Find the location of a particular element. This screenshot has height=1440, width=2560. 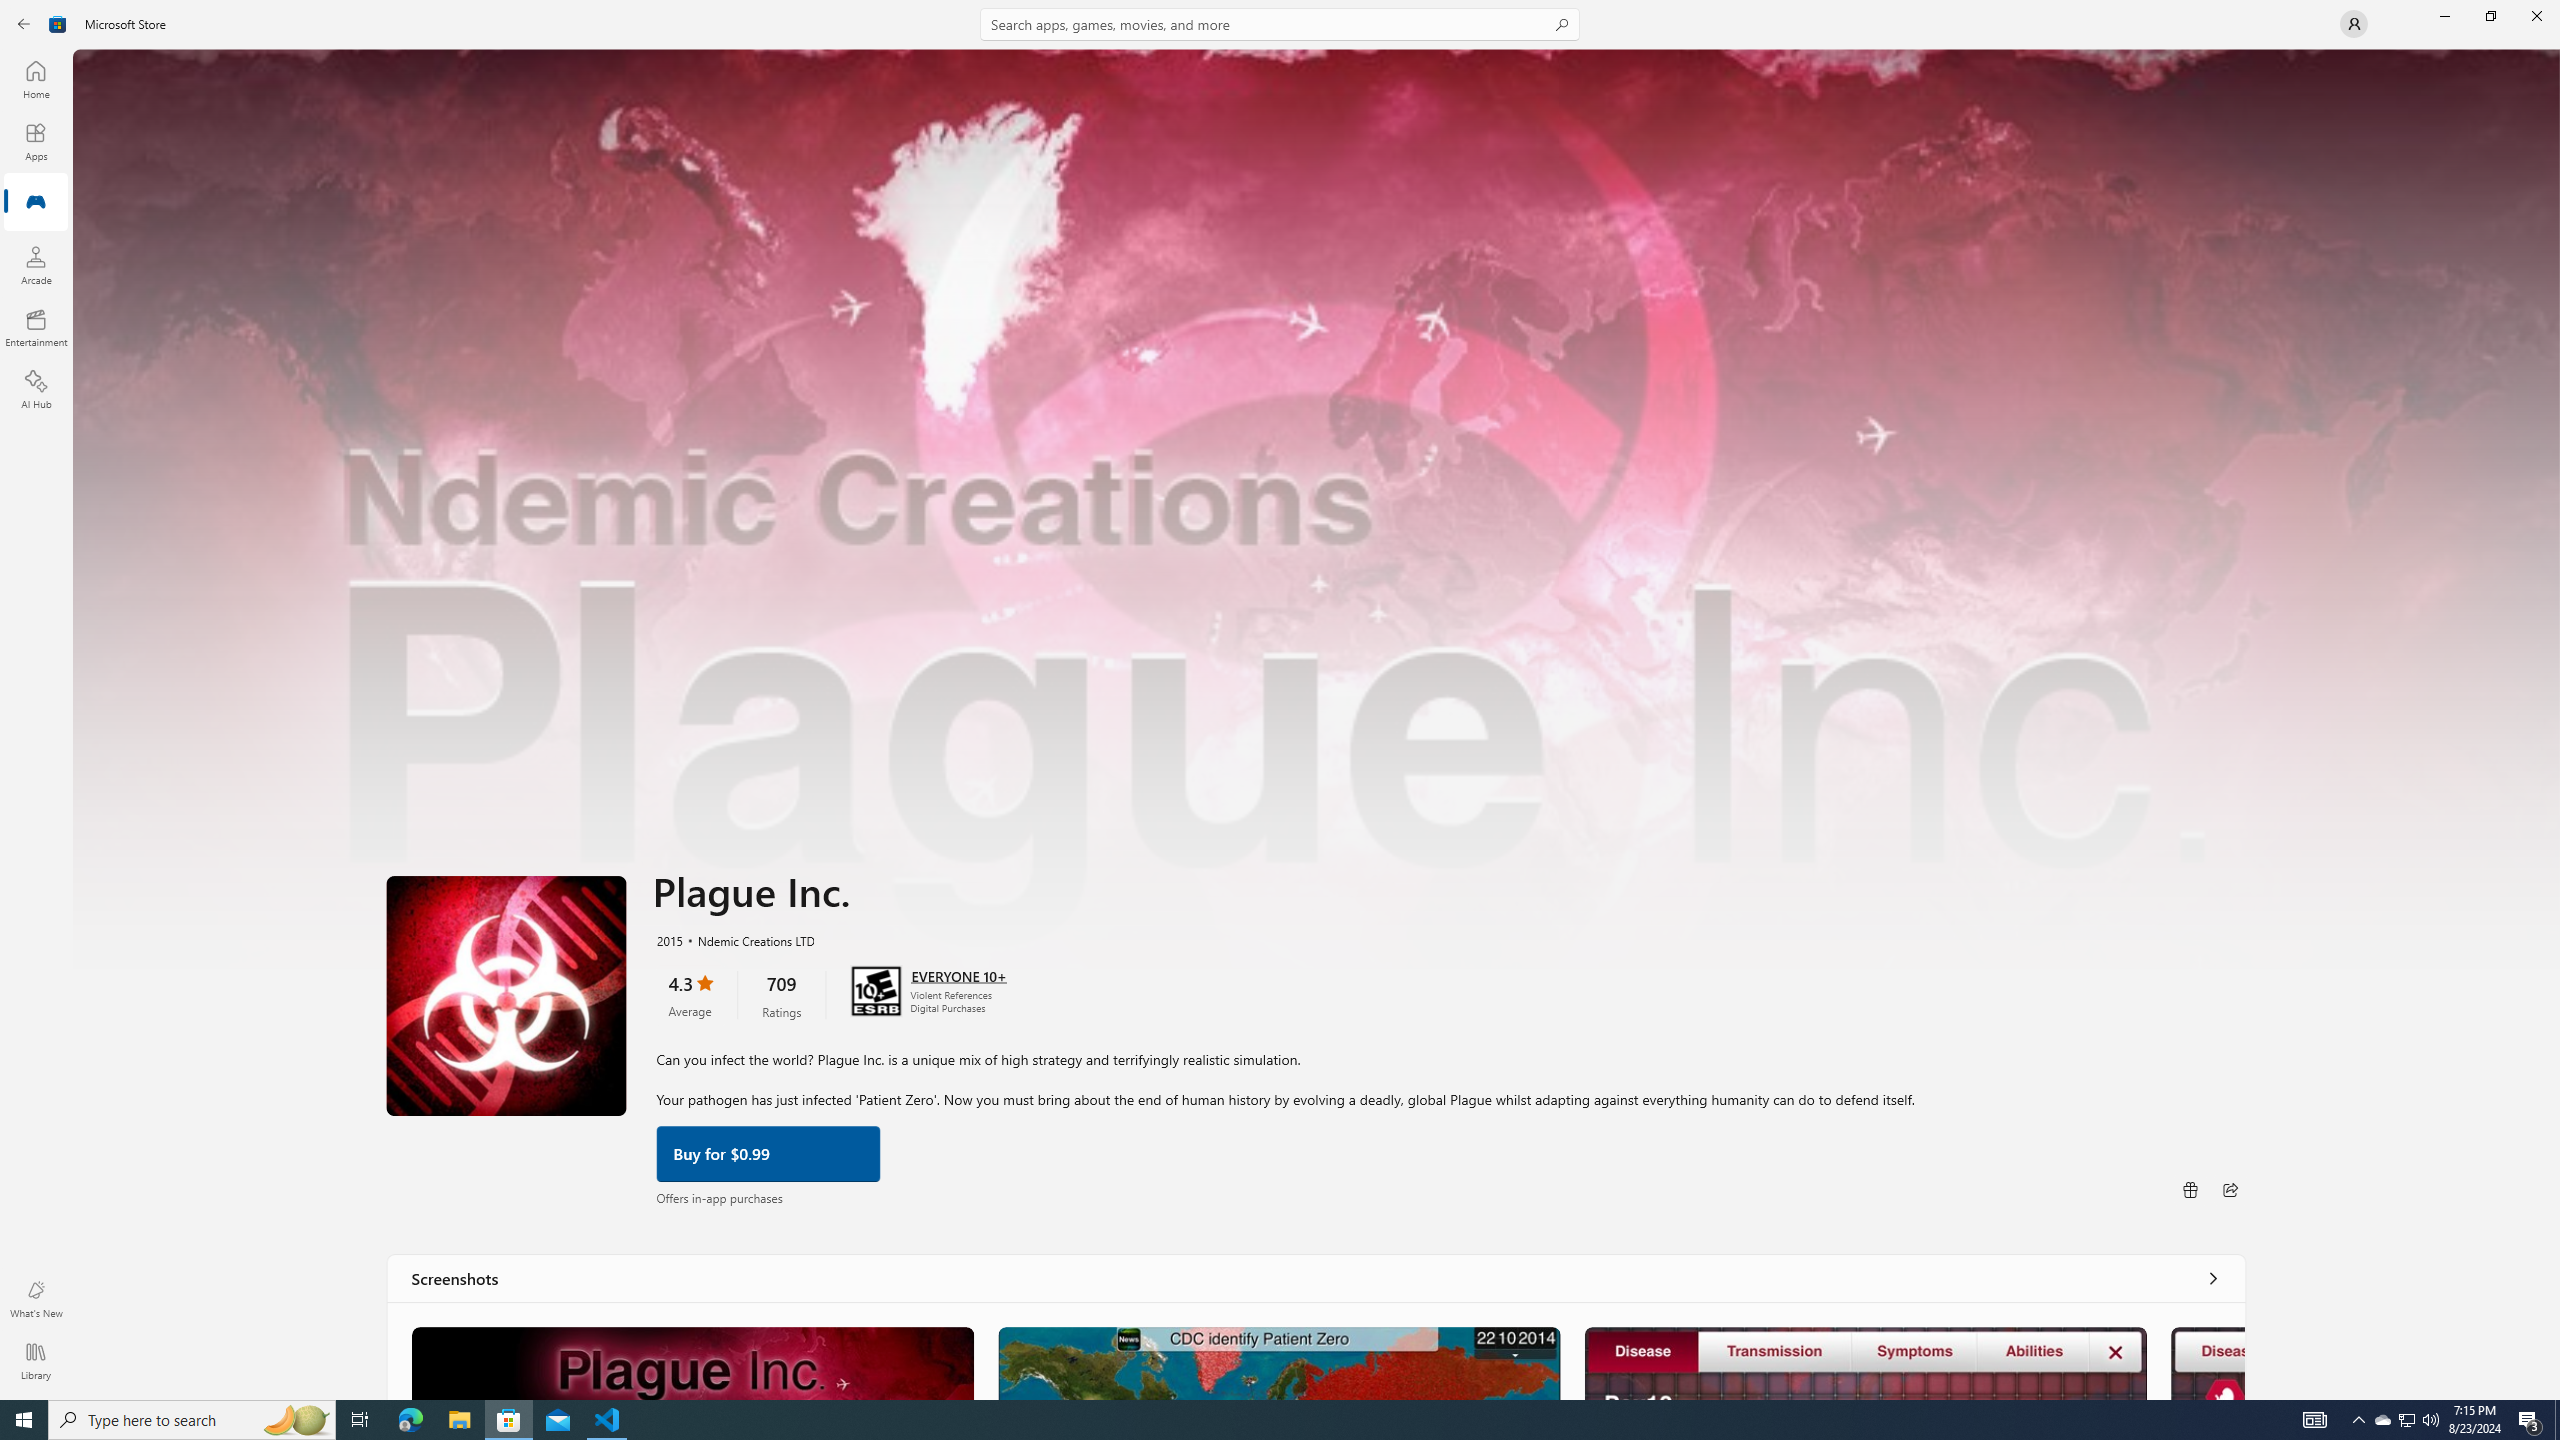

'Age rating: EVERYONE 10+. Click for more information.' is located at coordinates (957, 973).